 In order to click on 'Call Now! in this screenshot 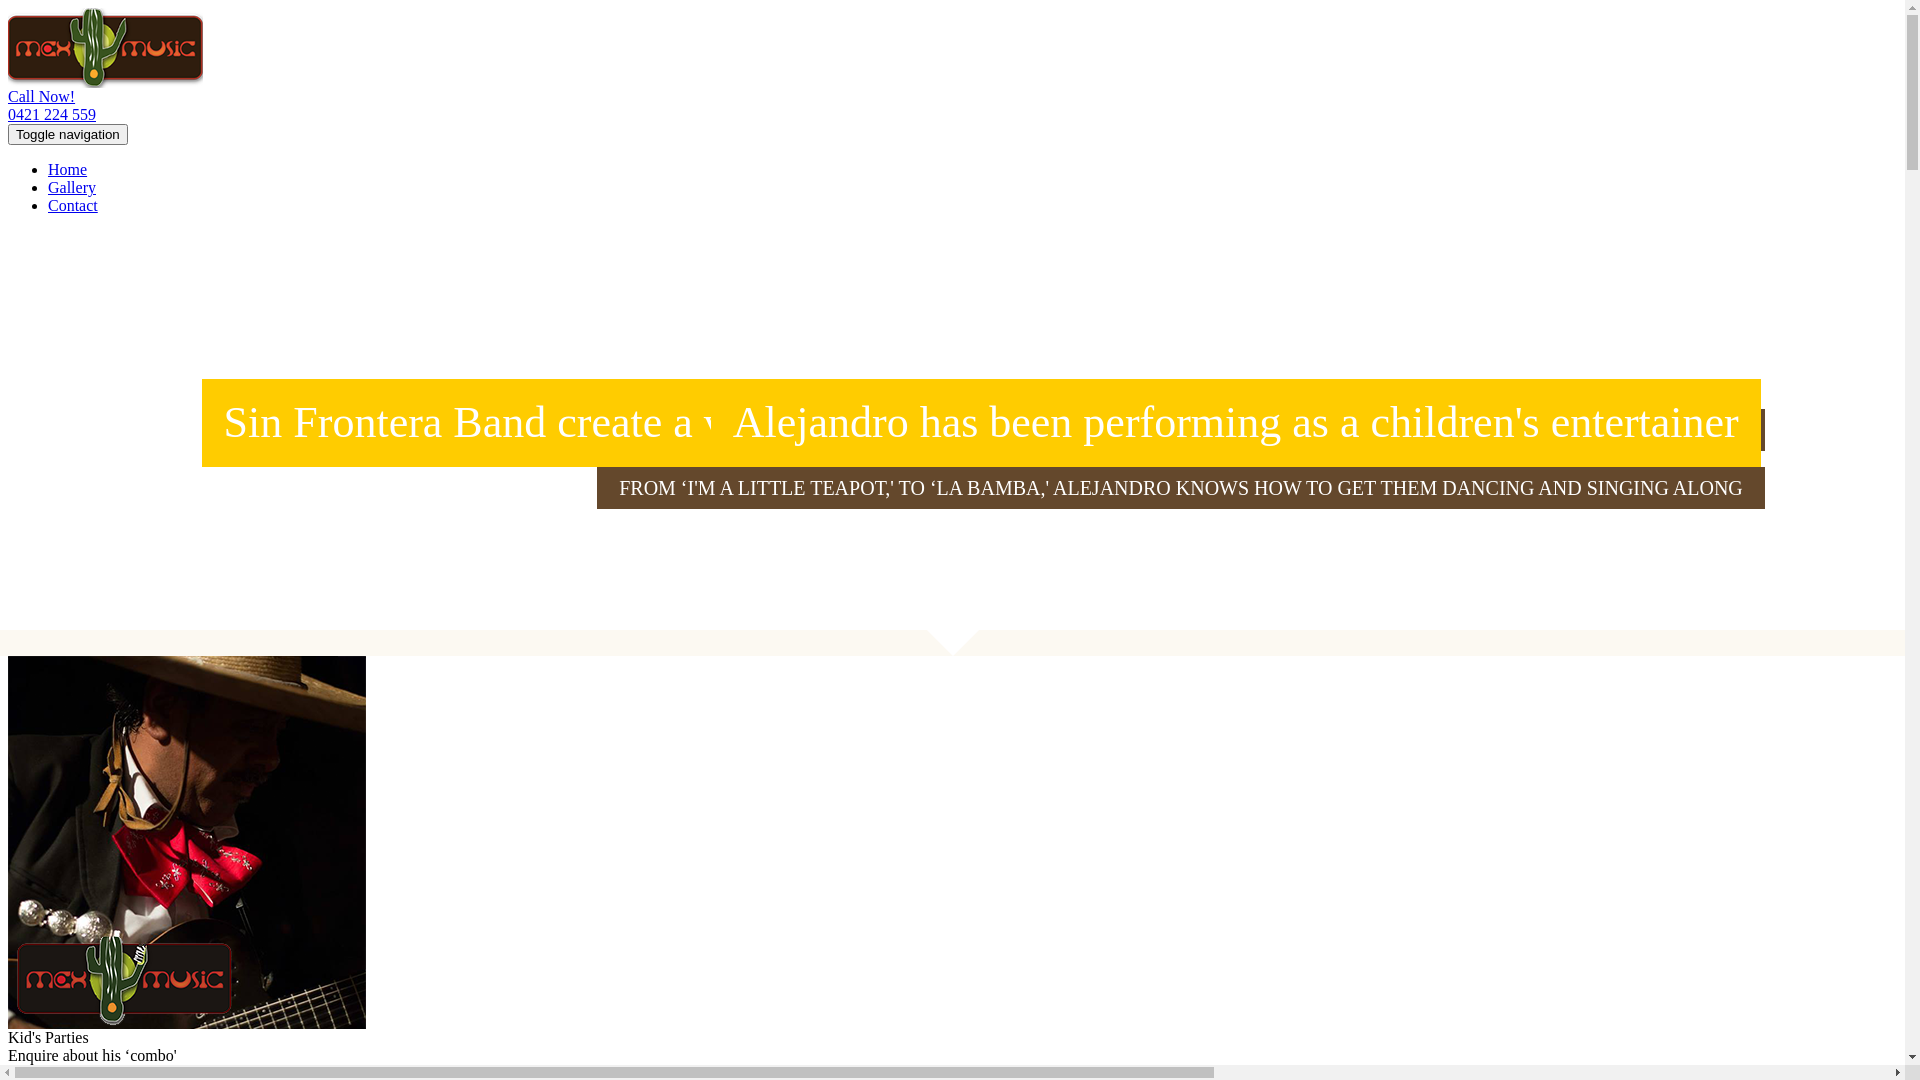, I will do `click(951, 105)`.